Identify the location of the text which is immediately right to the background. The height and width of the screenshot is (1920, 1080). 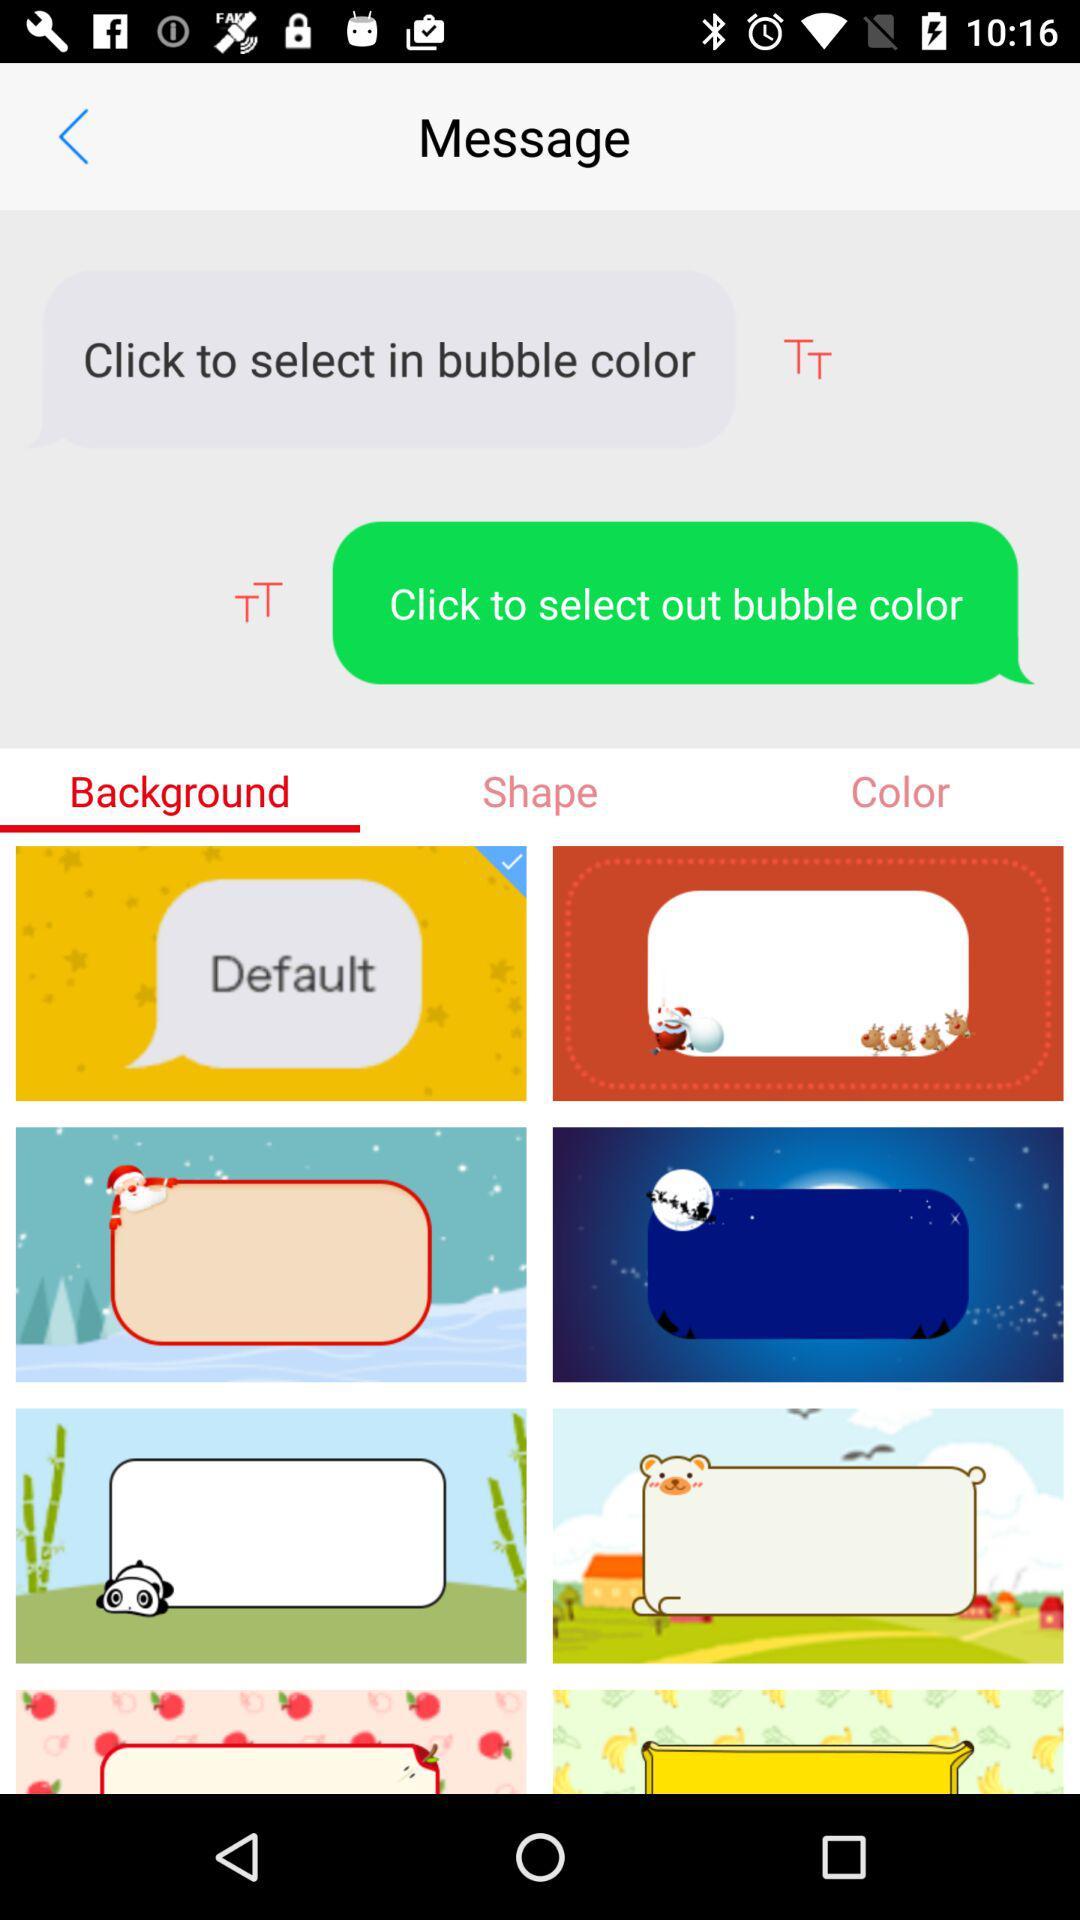
(540, 790).